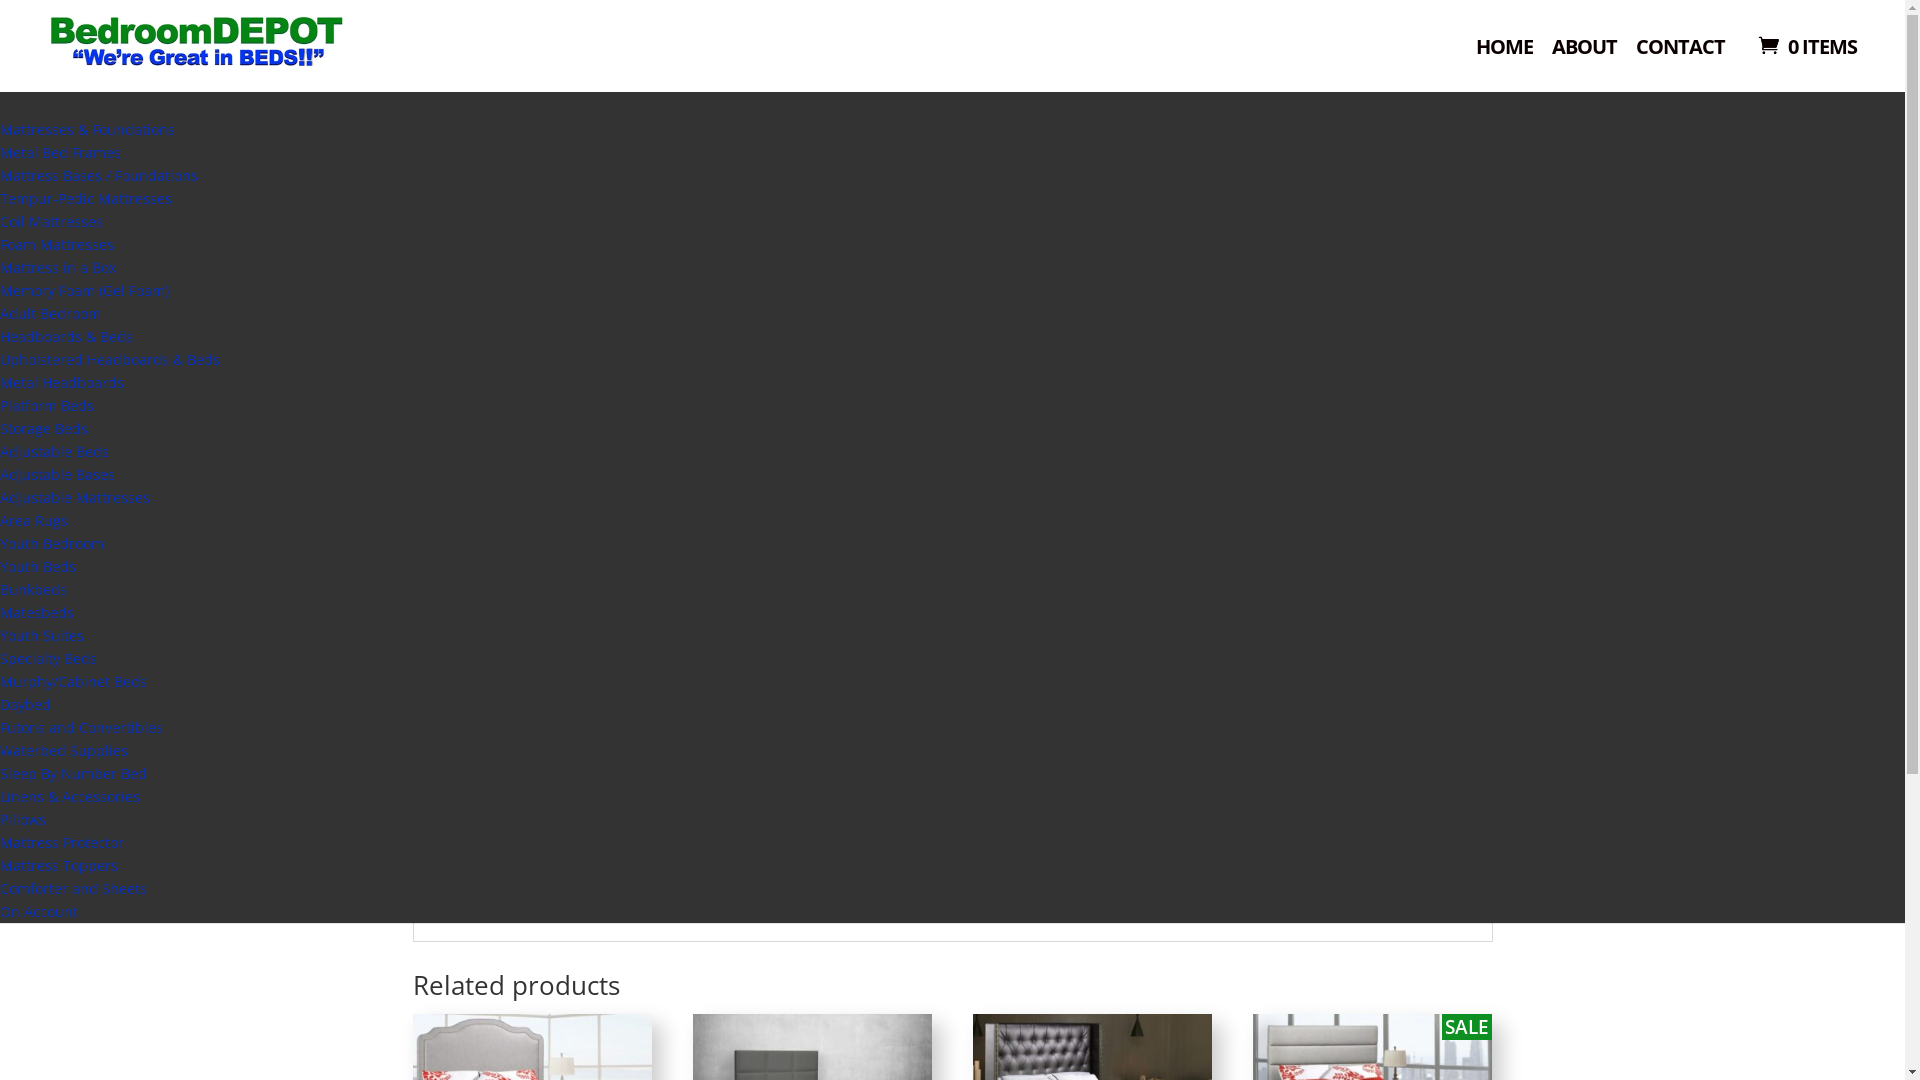  What do you see at coordinates (0, 313) in the screenshot?
I see `'Adult Bedroom'` at bounding box center [0, 313].